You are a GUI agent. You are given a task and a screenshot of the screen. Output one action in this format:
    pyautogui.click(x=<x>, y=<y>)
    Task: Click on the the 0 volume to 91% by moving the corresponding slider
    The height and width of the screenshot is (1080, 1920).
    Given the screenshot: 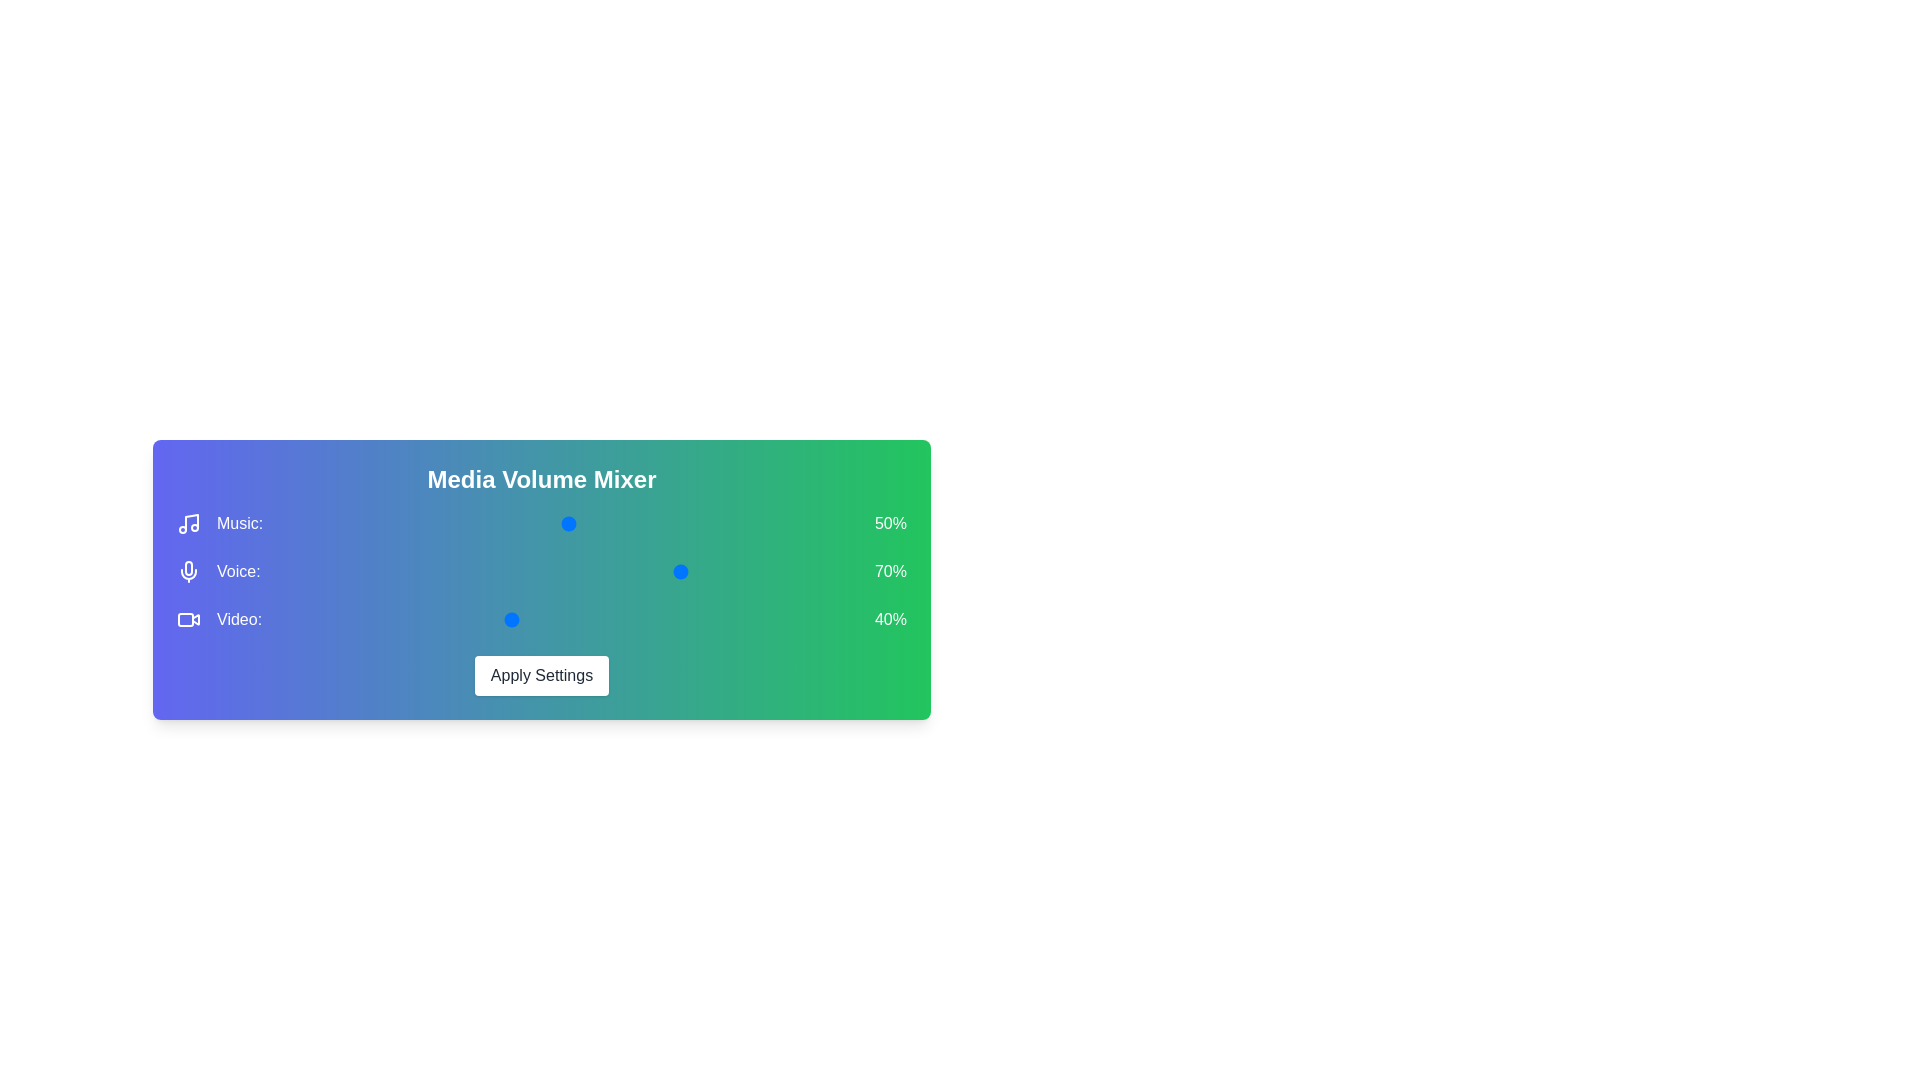 What is the action you would take?
    pyautogui.click(x=832, y=523)
    